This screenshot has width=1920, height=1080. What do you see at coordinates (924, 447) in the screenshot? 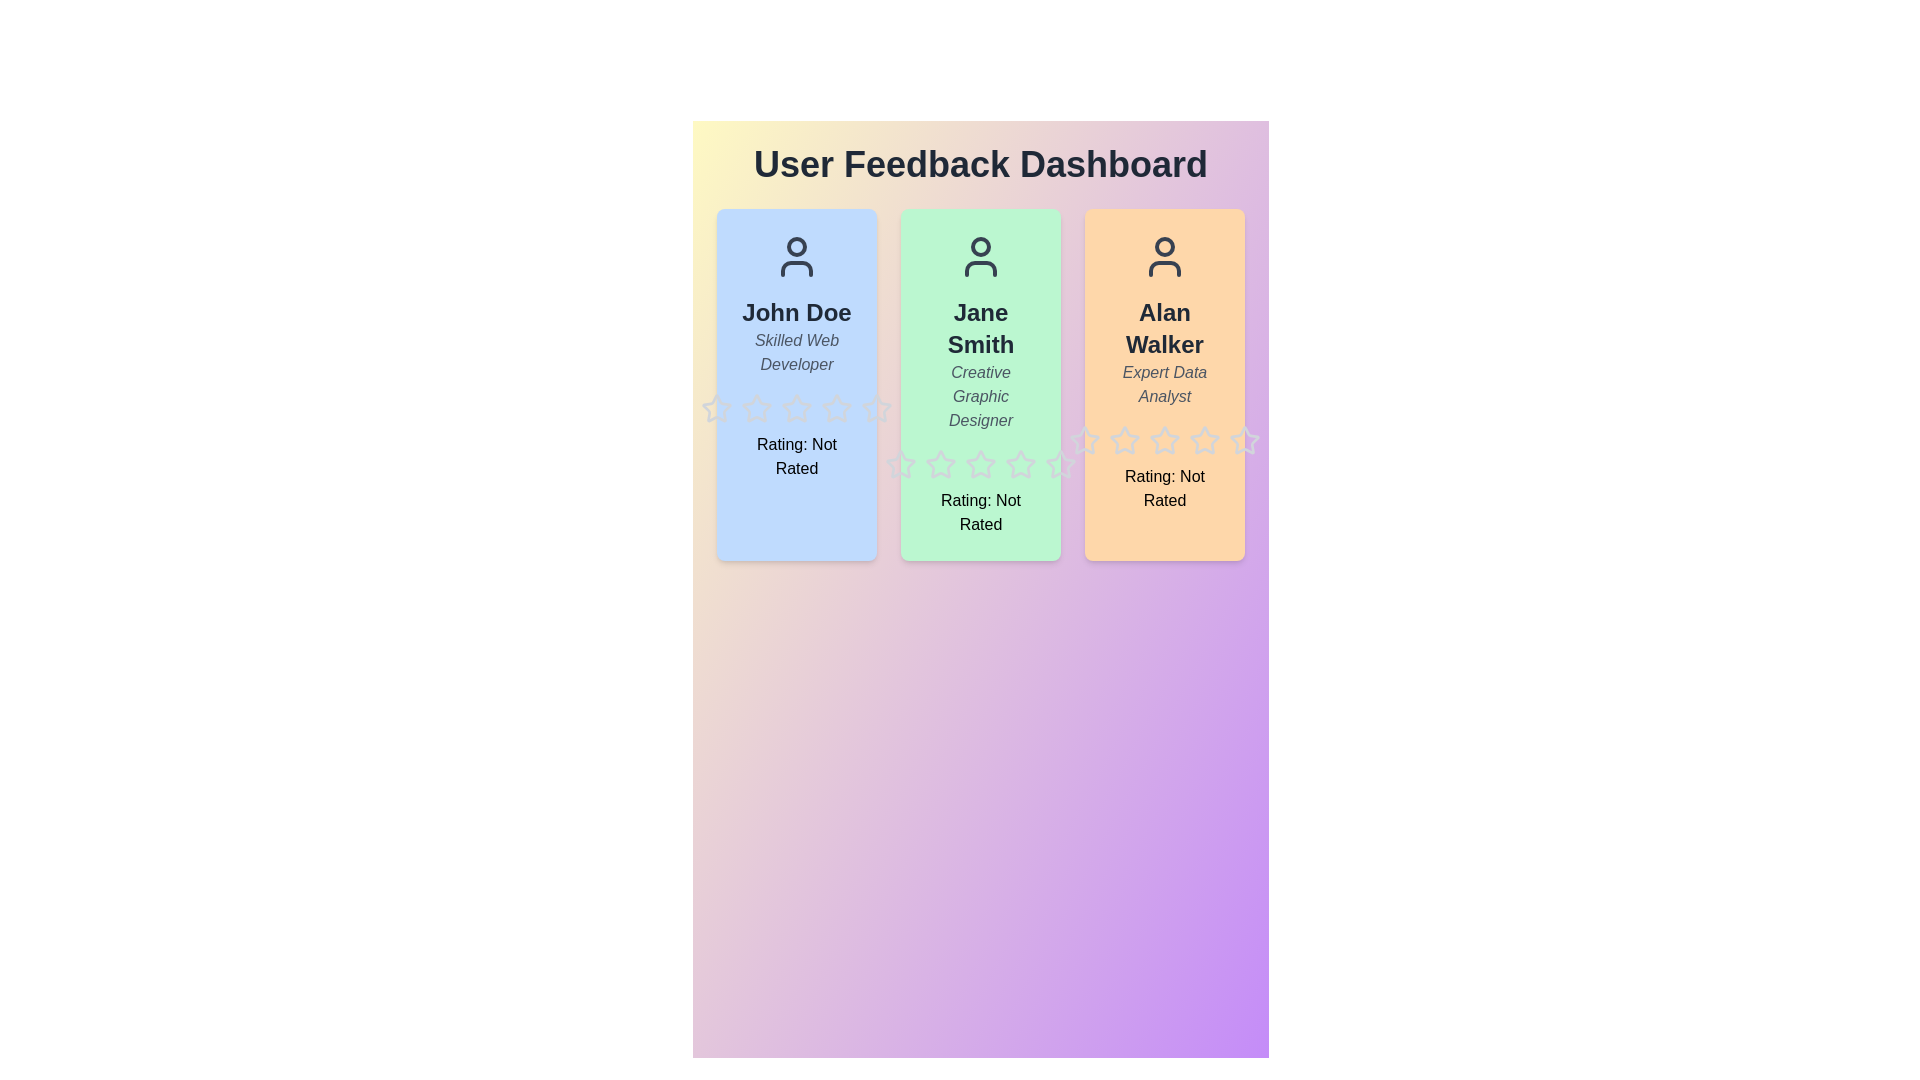
I see `the star icon corresponding to 2 for user Jane Smith` at bounding box center [924, 447].